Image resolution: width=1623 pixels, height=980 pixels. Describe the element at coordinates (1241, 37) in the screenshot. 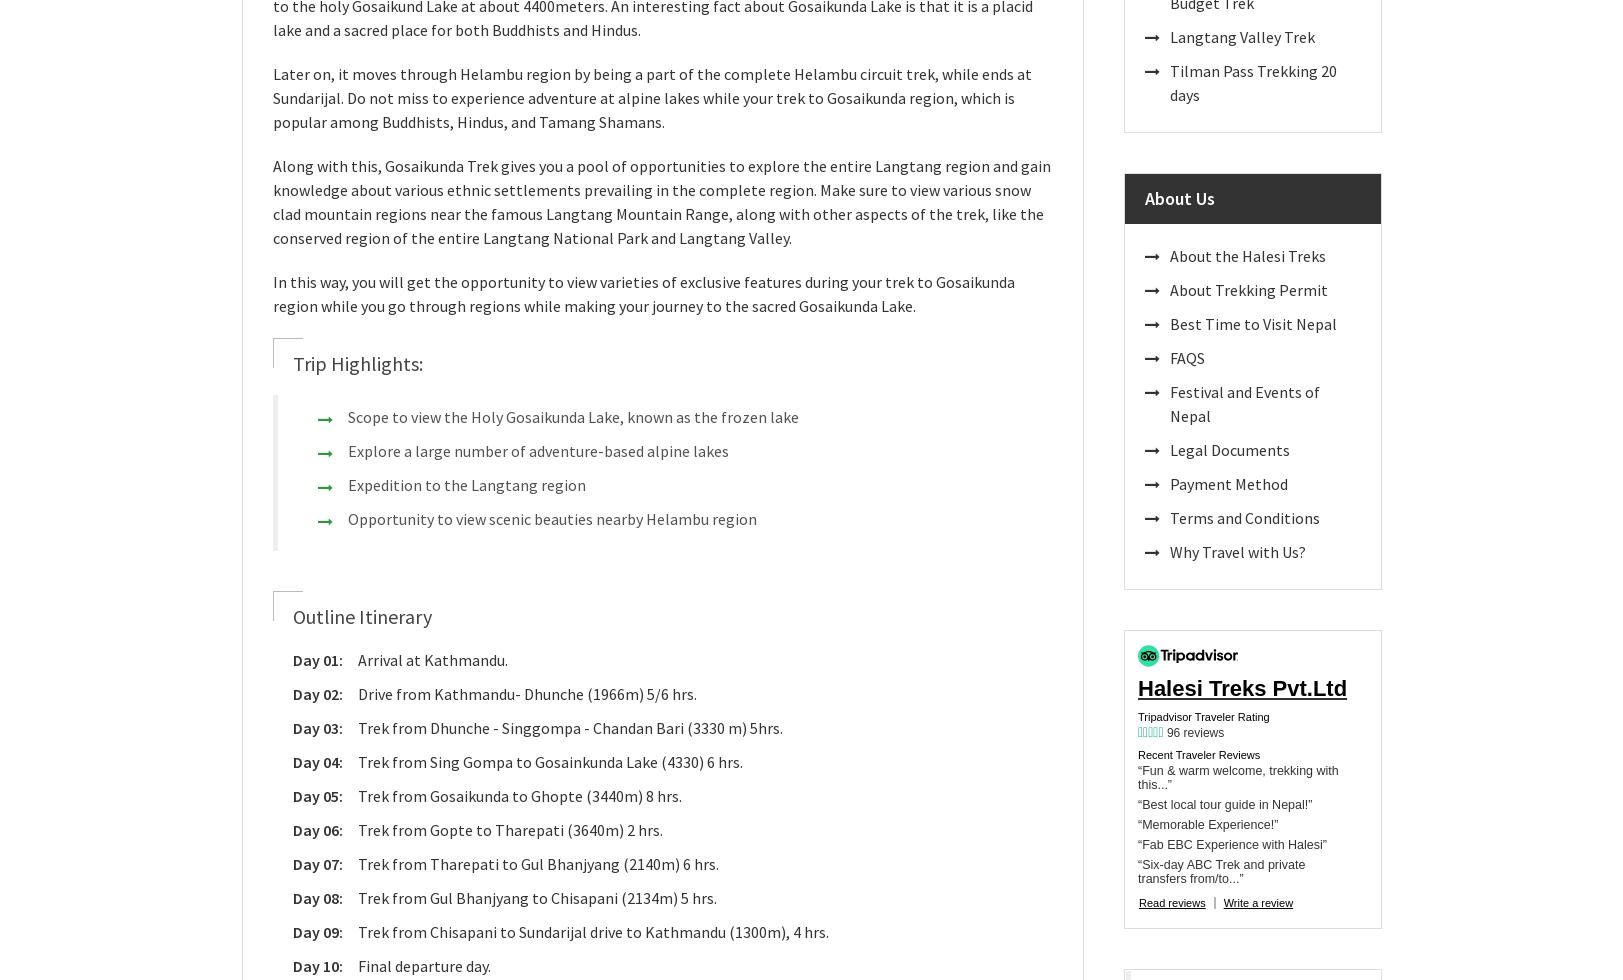

I see `'Langtang Valley Trek'` at that location.